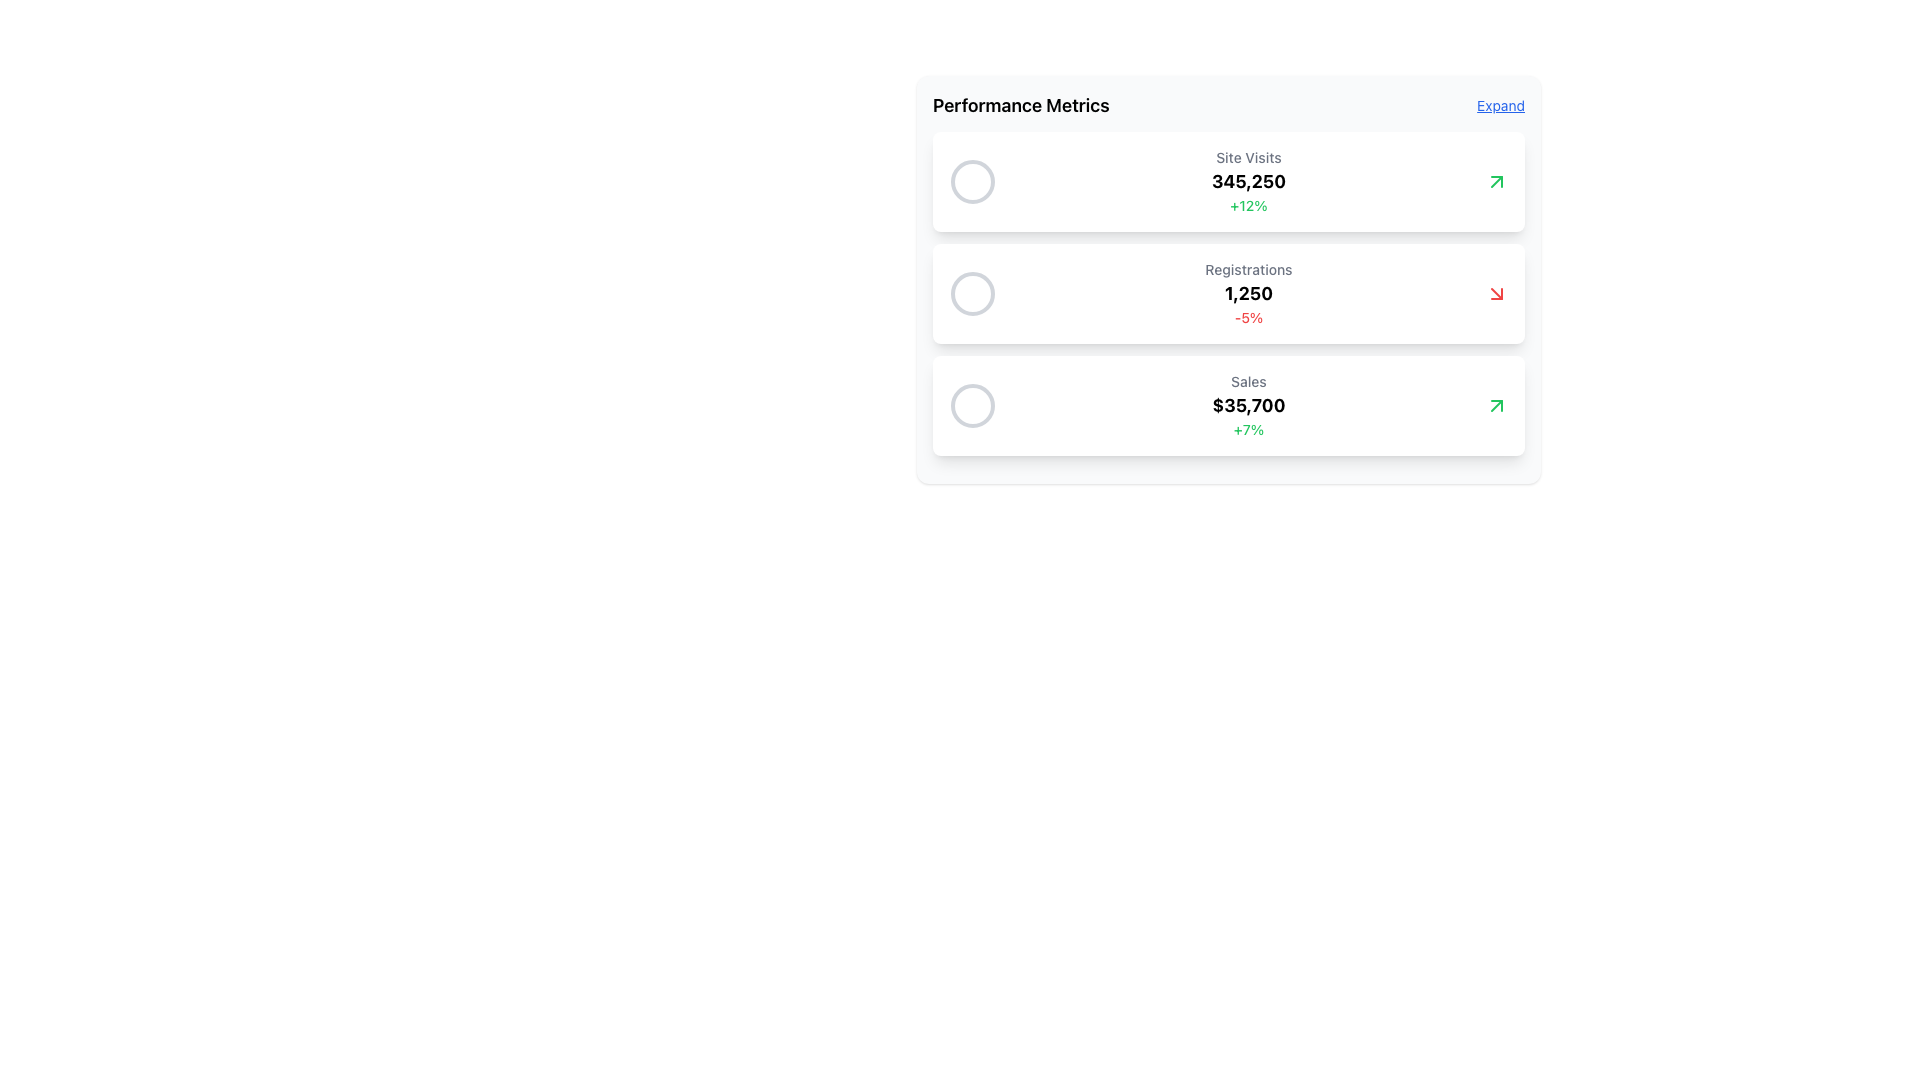 The width and height of the screenshot is (1920, 1080). What do you see at coordinates (1247, 205) in the screenshot?
I see `the green percentage display text element that indicates improvement in the 'Site Visits' section, positioned below the '345,250' text` at bounding box center [1247, 205].